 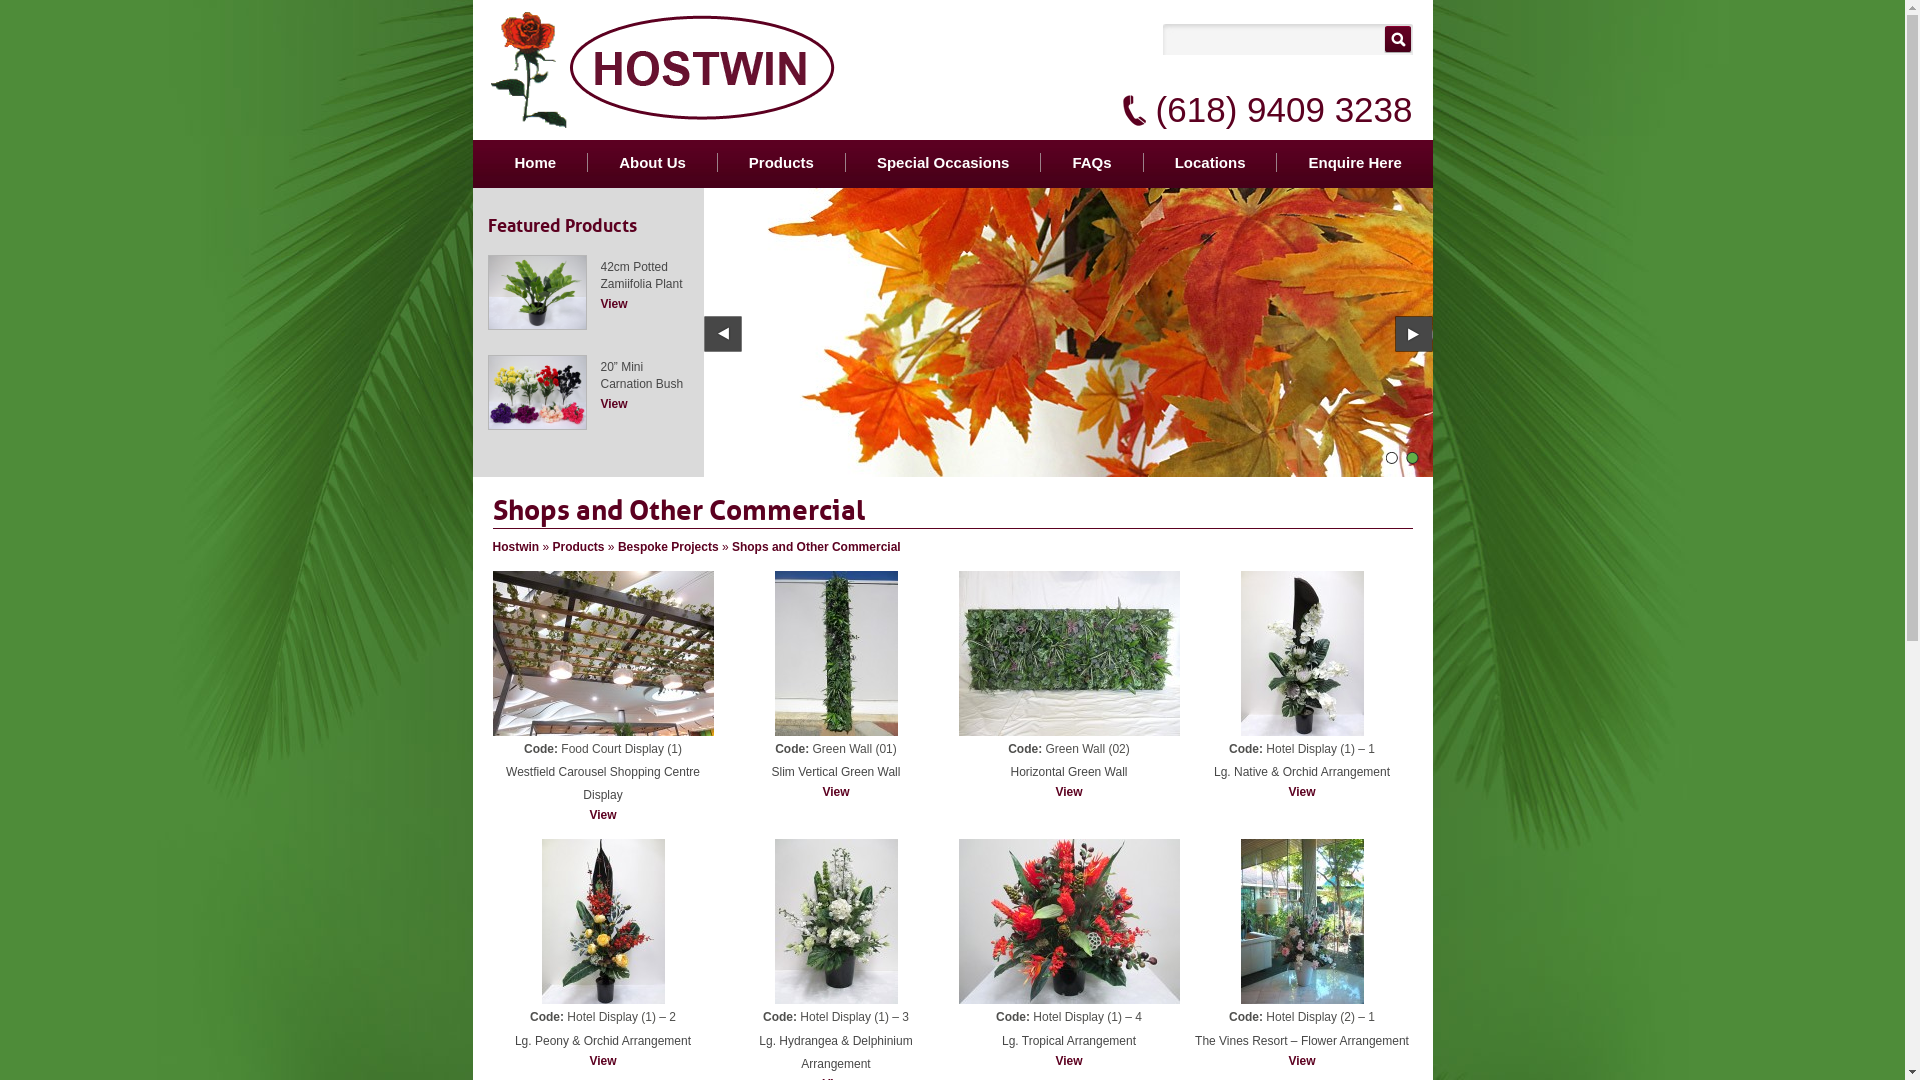 What do you see at coordinates (1209, 161) in the screenshot?
I see `'Locations'` at bounding box center [1209, 161].